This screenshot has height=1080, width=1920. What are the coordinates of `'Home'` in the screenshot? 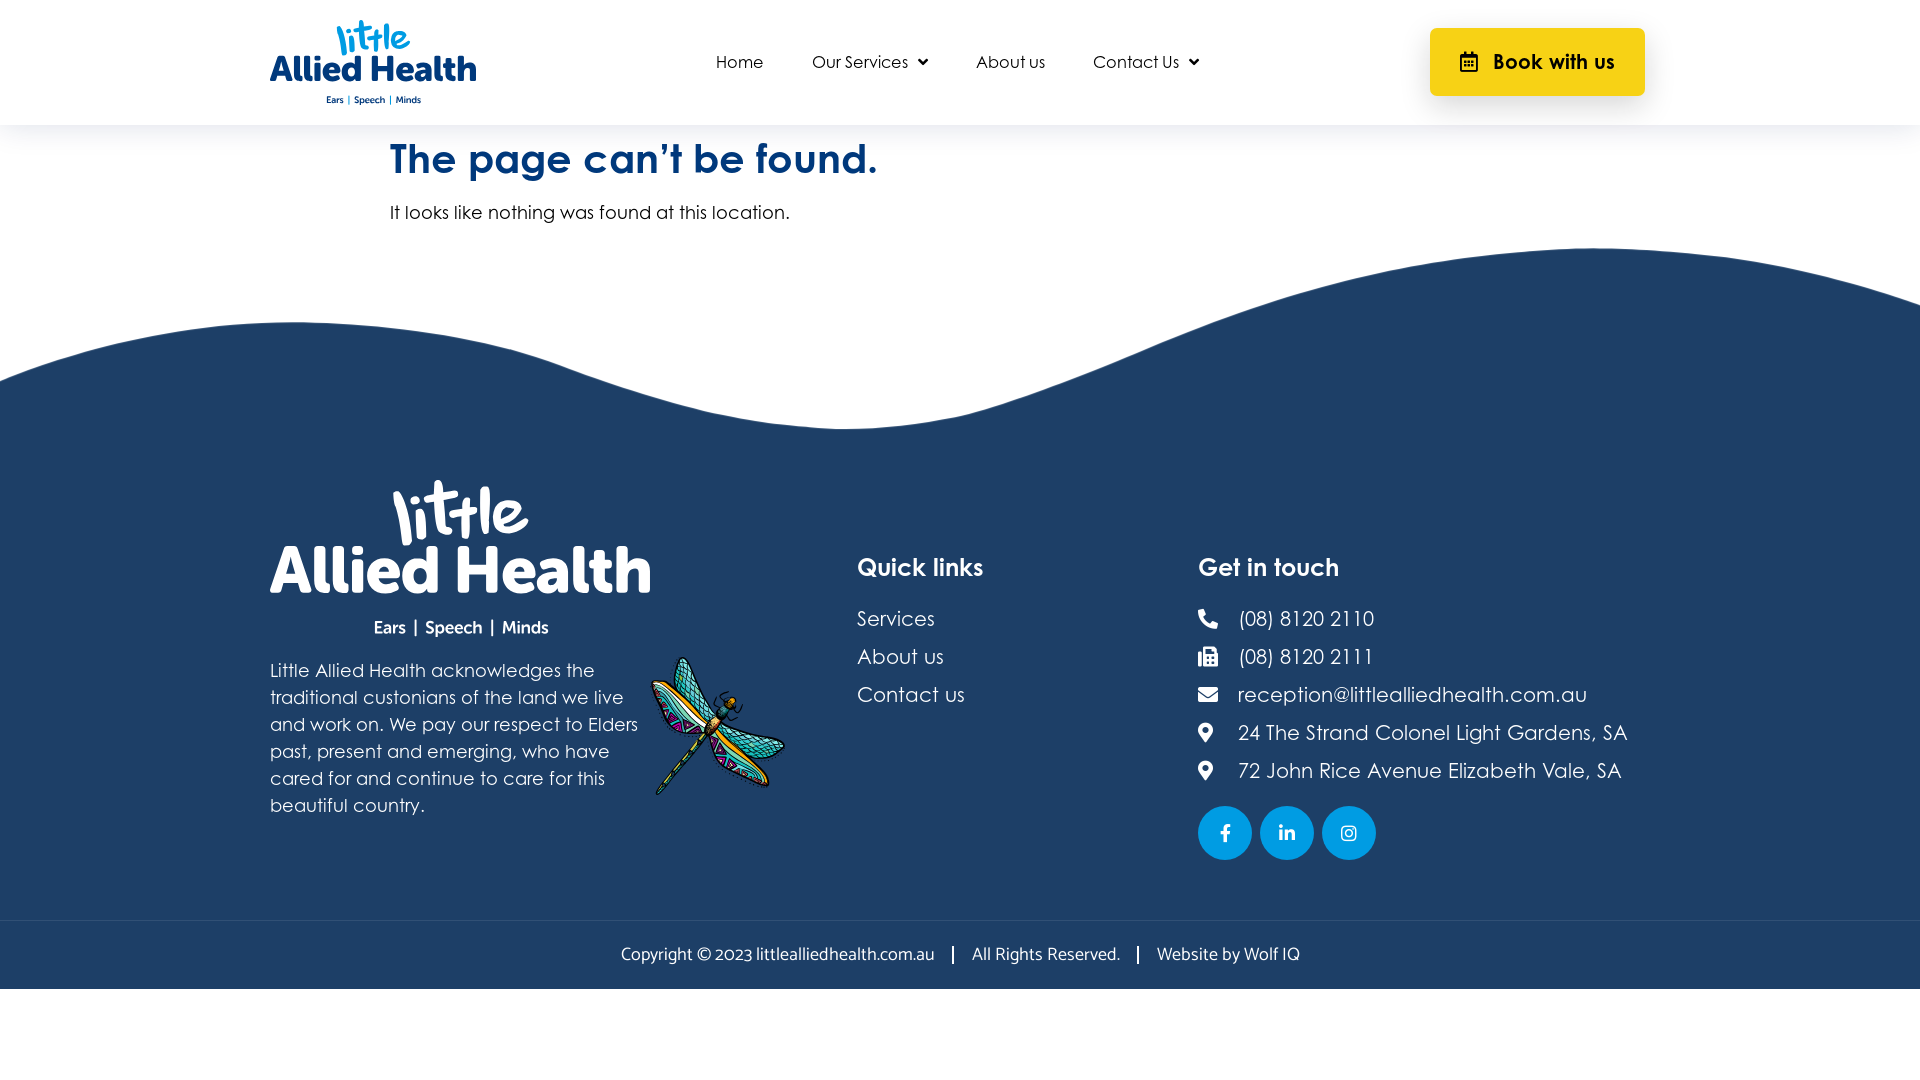 It's located at (738, 60).